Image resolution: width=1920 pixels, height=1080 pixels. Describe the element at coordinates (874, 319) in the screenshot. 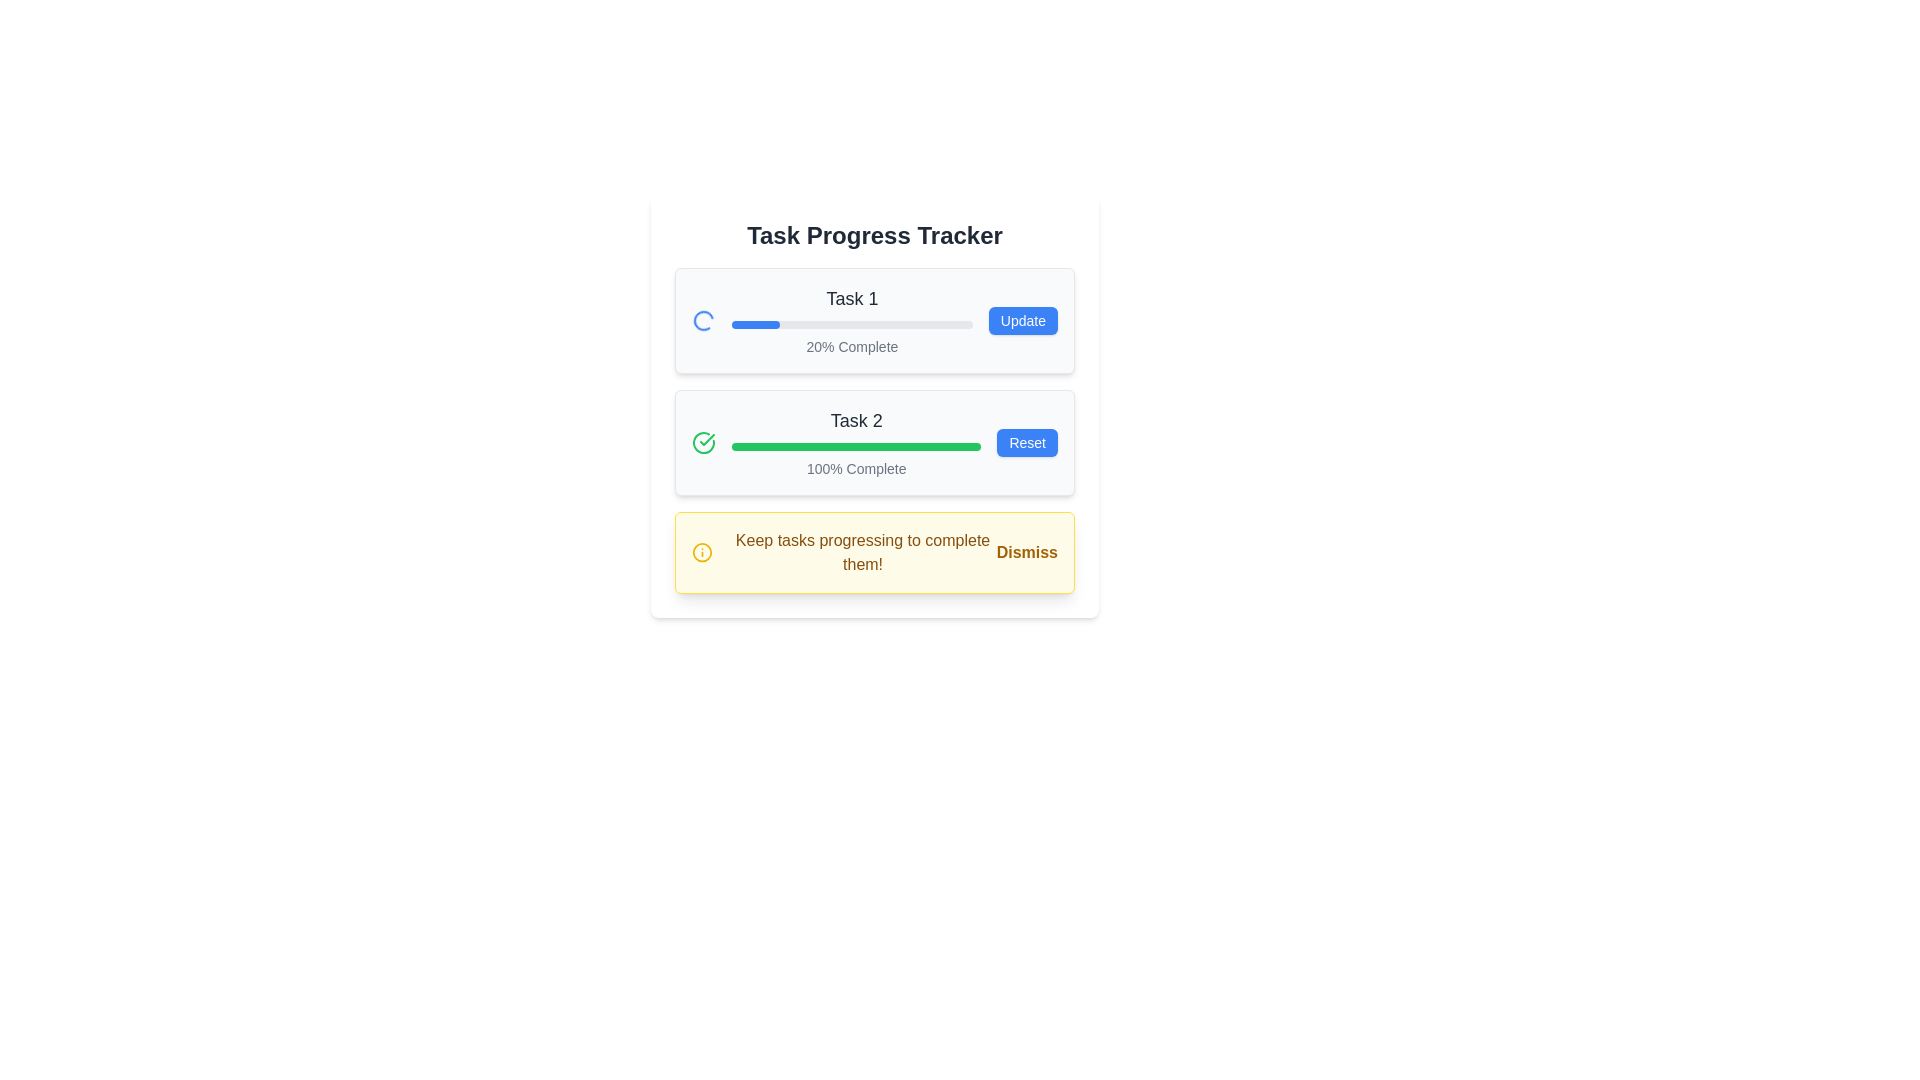

I see `the progress bar for 'Task 1' which is a horizontal task progress indicator displaying '20% Complete' and an 'Update' button on the right` at that location.